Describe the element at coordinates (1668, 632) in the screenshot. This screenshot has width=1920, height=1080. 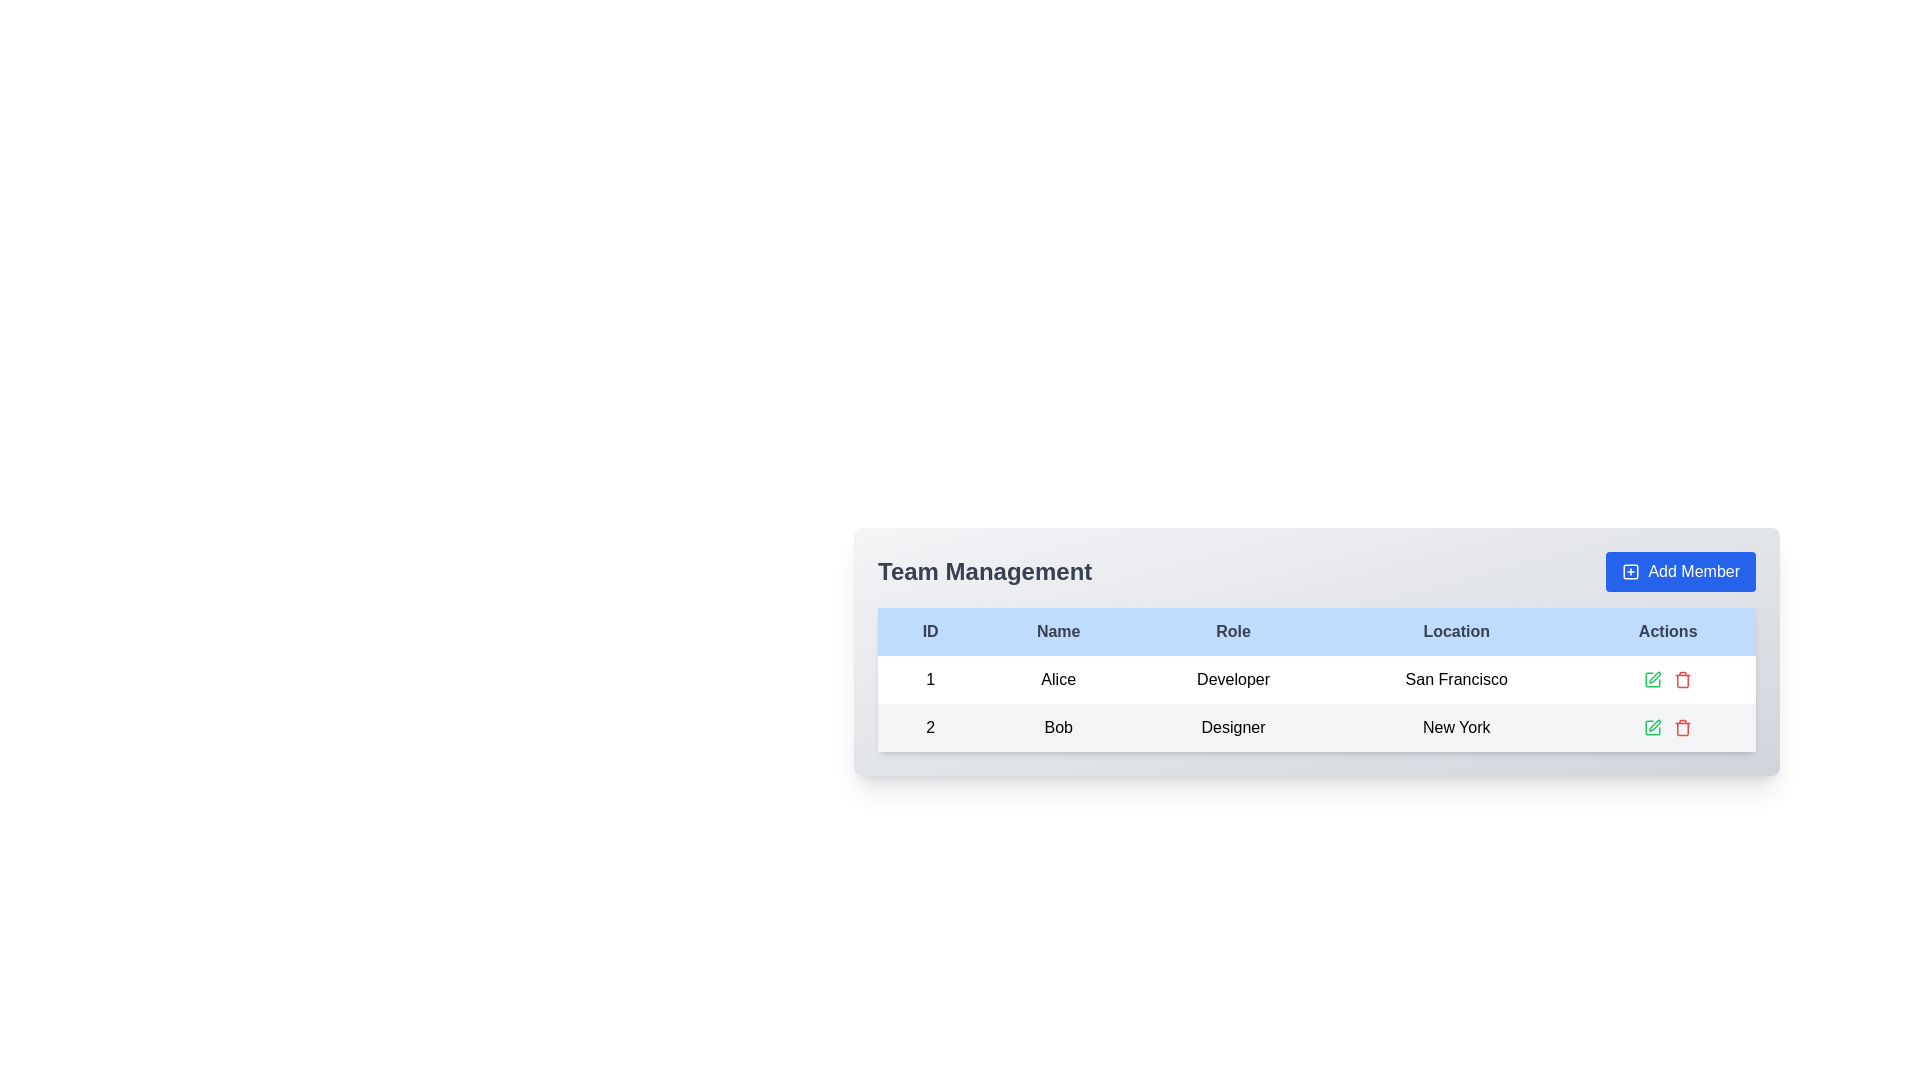
I see `the header label in the top-right corner of the data table, which indicates the column for action buttons or icons` at that location.